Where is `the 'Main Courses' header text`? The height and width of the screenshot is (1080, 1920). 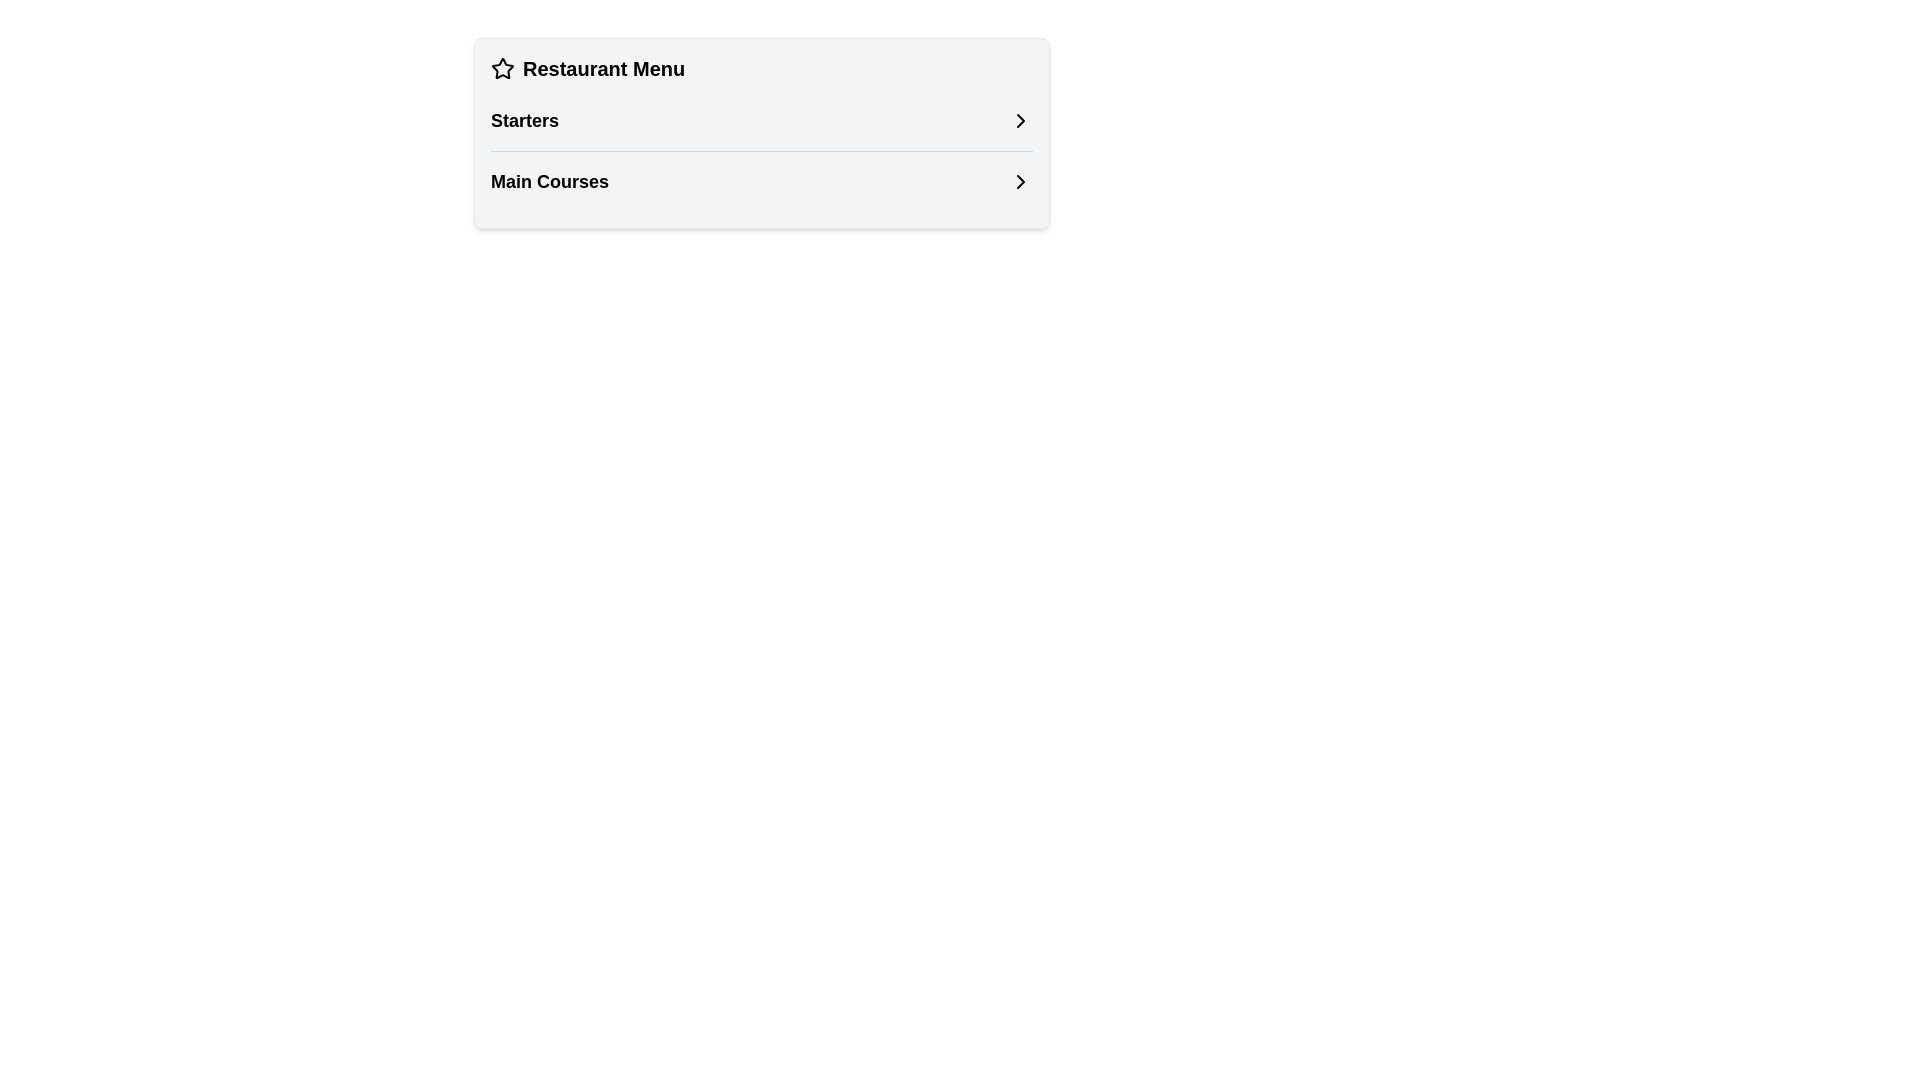 the 'Main Courses' header text is located at coordinates (550, 181).